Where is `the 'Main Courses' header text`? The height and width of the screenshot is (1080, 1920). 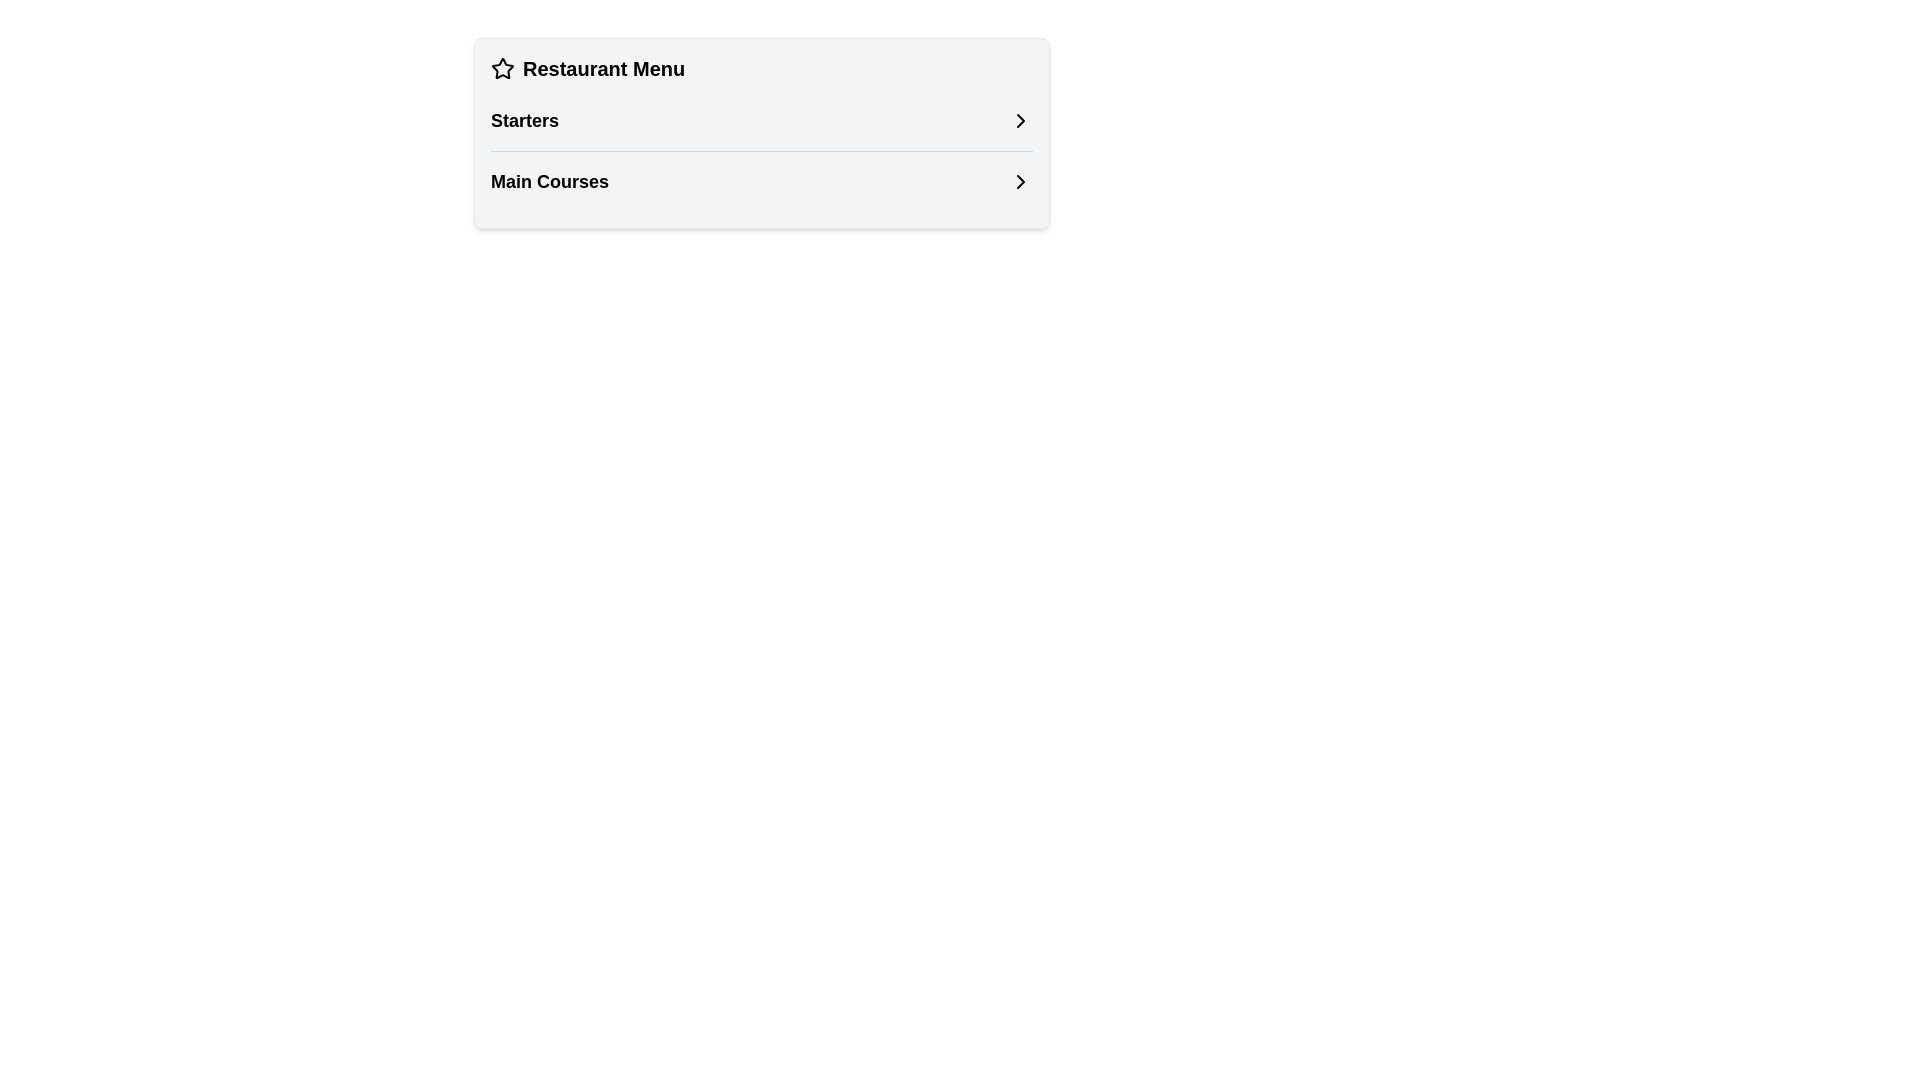 the 'Main Courses' header text is located at coordinates (550, 181).